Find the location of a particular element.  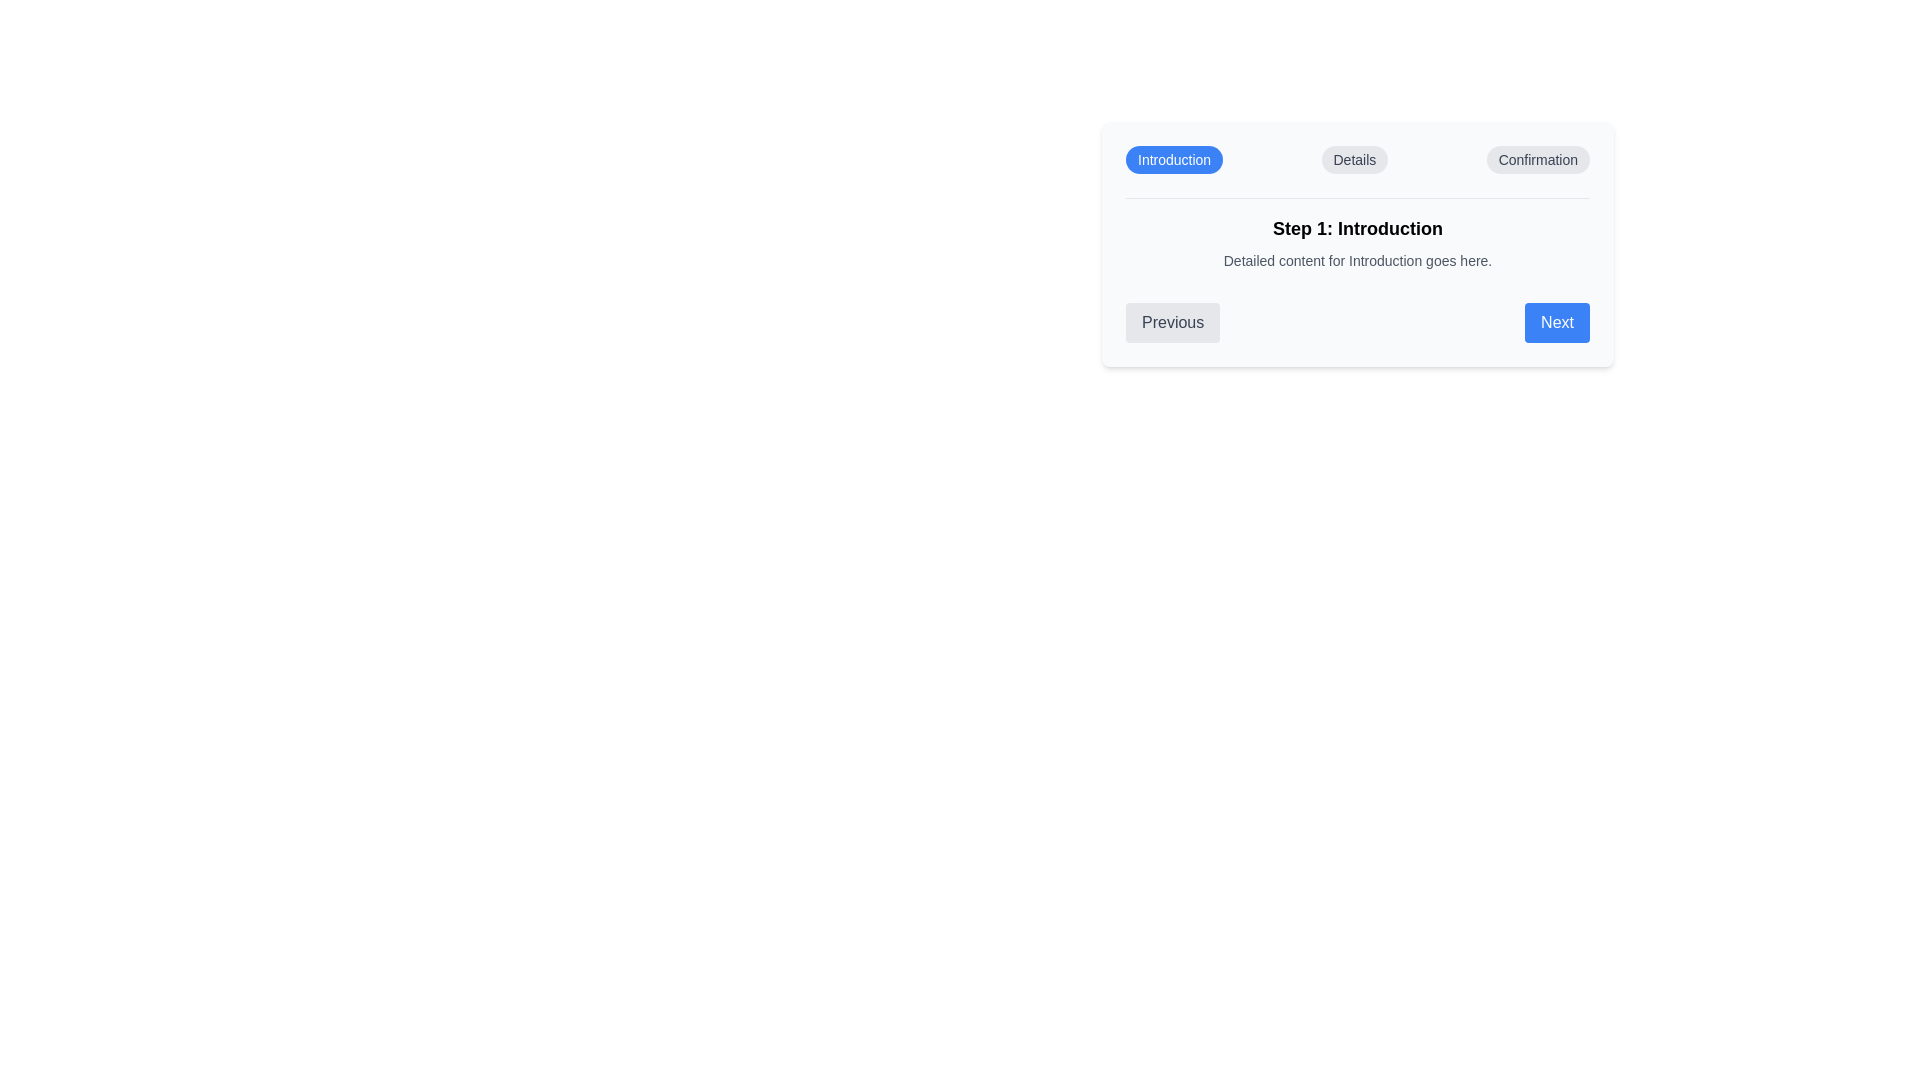

the label of the step Details to navigate to that step is located at coordinates (1354, 158).